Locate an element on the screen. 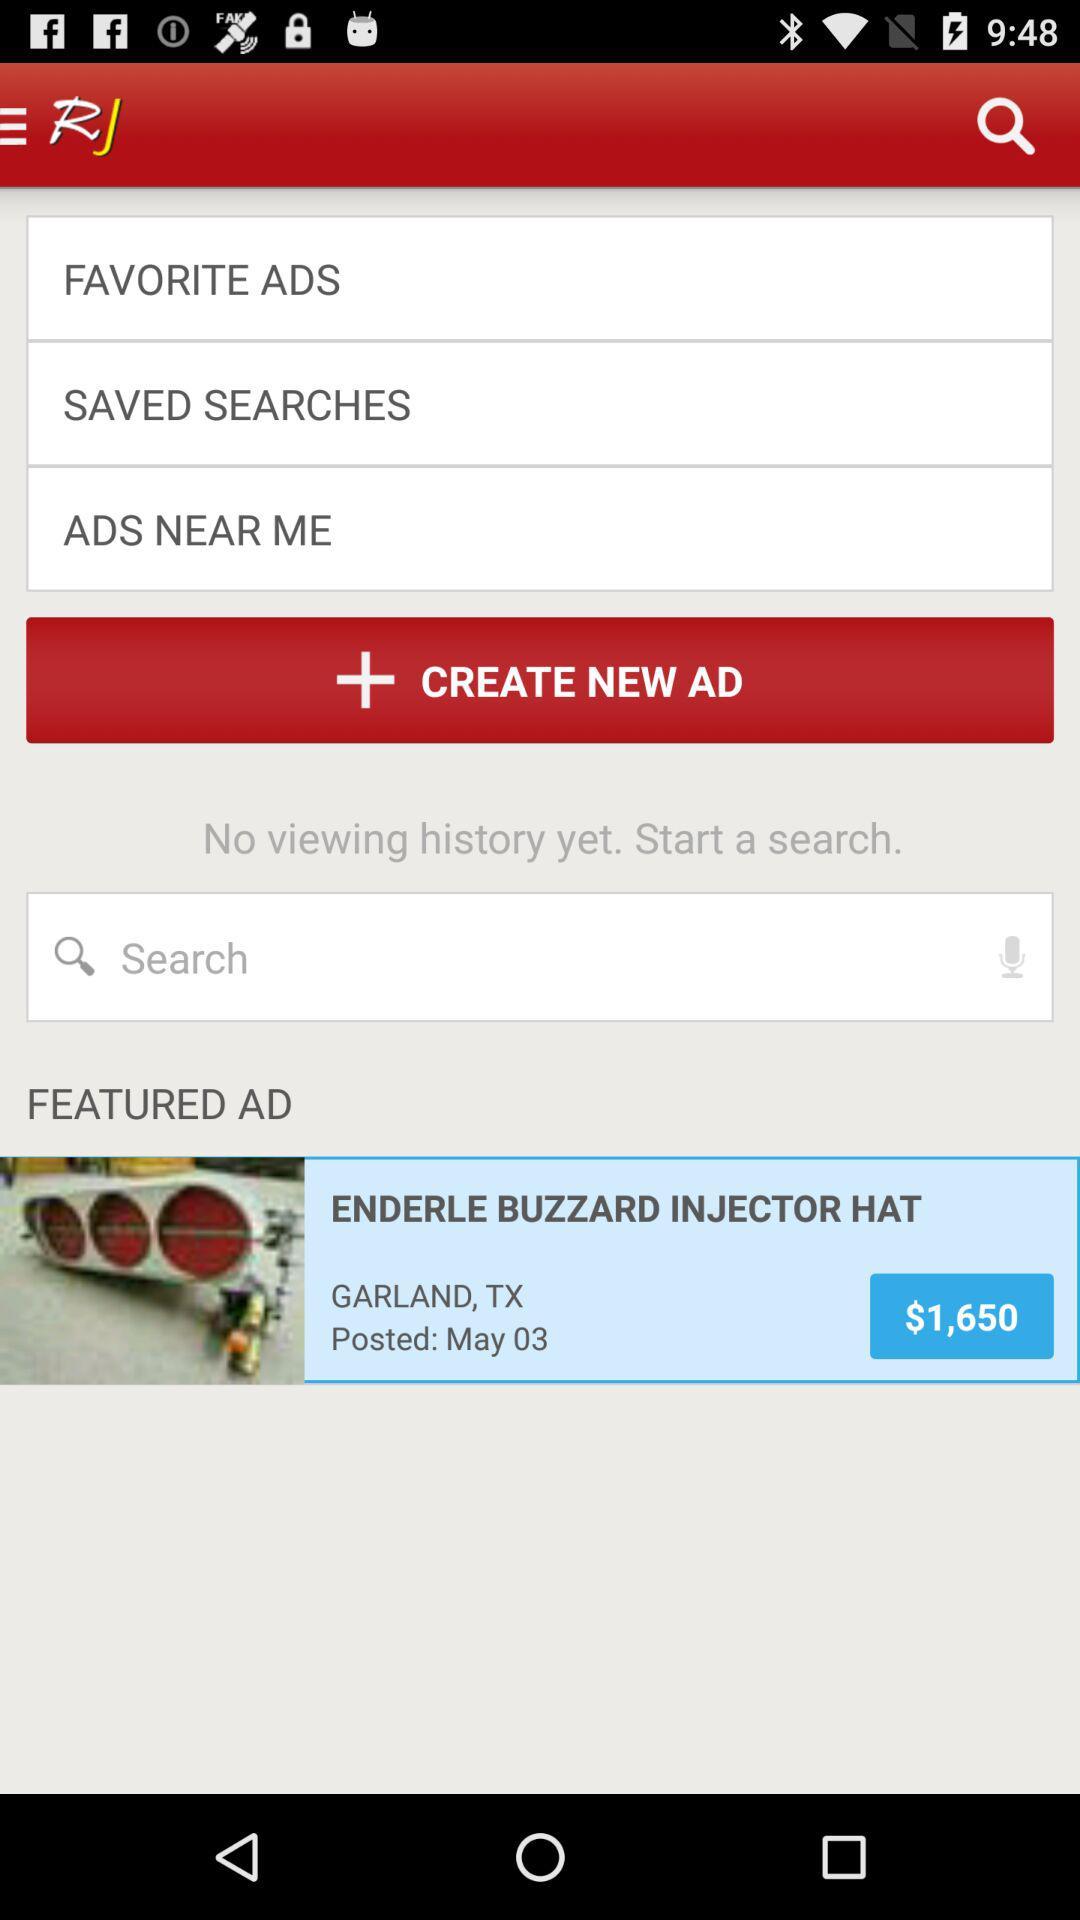 This screenshot has height=1920, width=1080. item above the no viewing history app is located at coordinates (540, 680).